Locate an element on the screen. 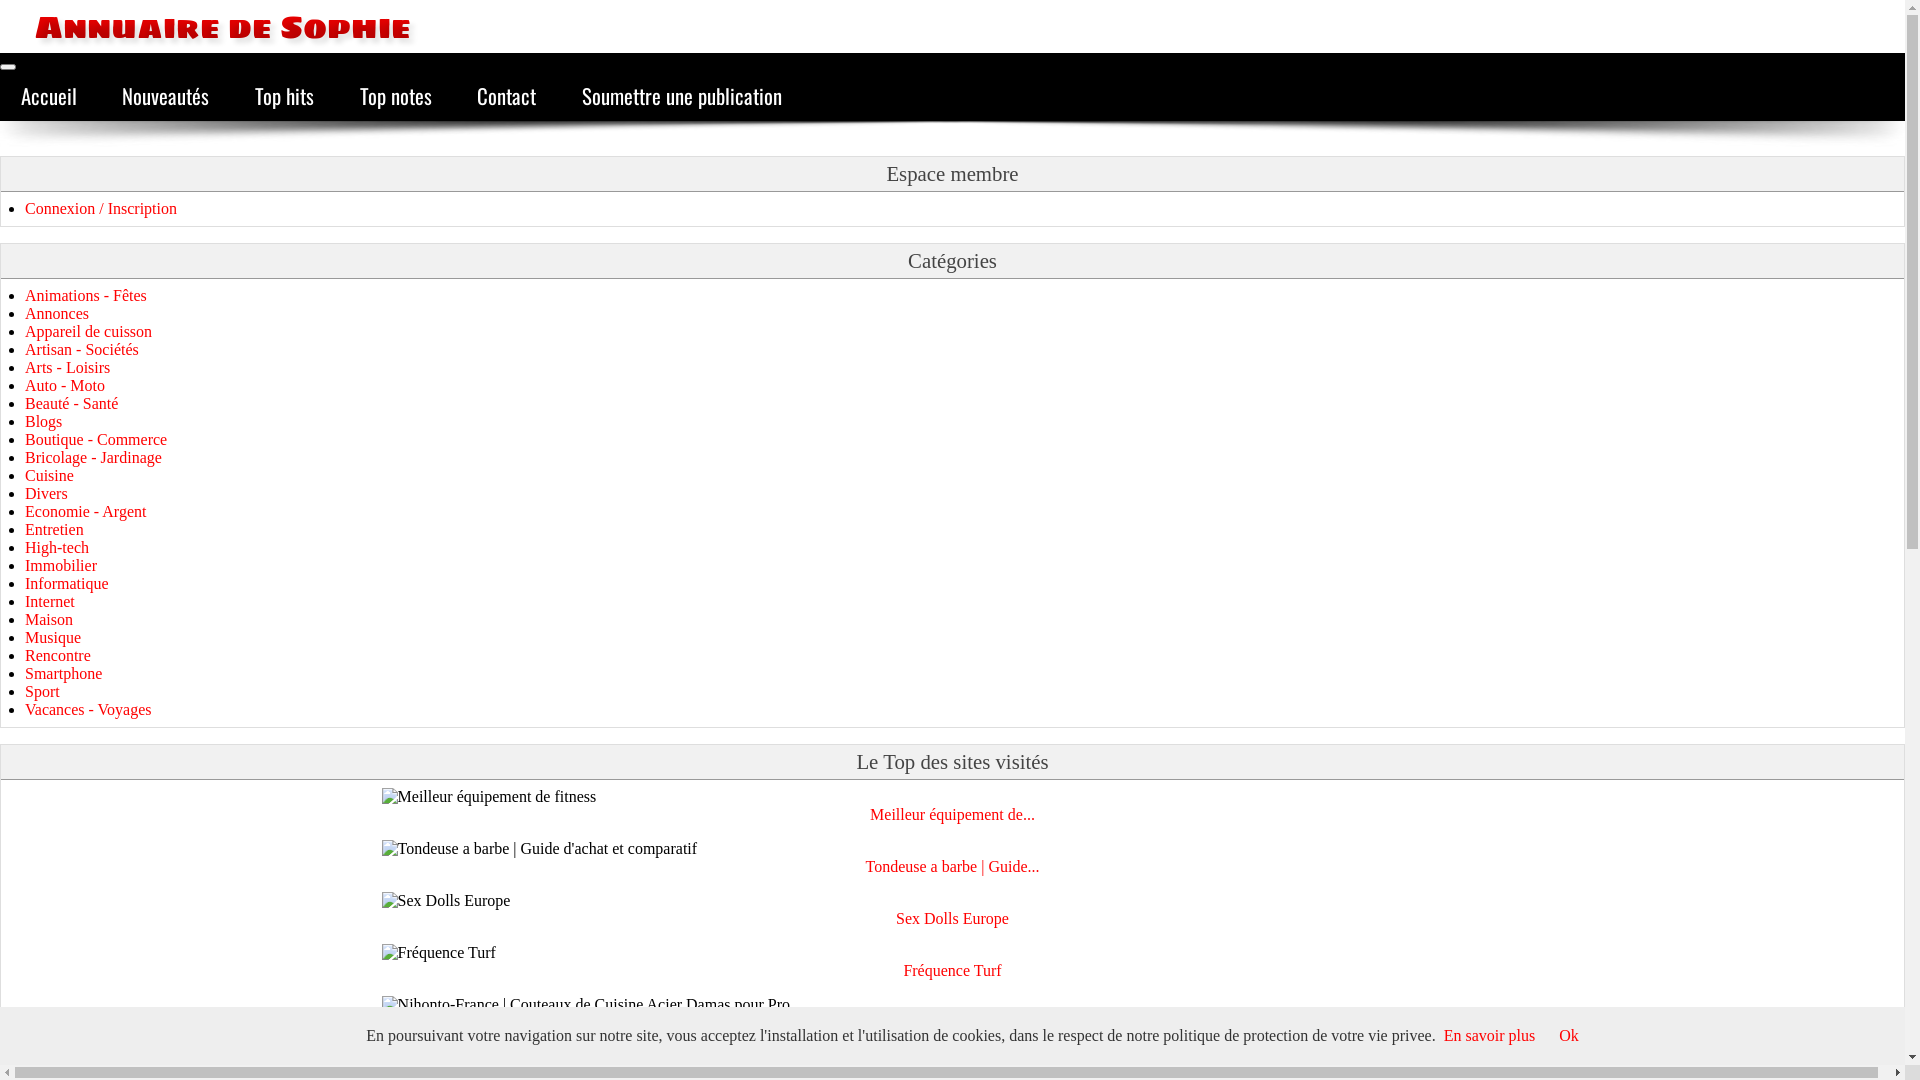 The image size is (1920, 1080). 'Blogs' is located at coordinates (43, 420).